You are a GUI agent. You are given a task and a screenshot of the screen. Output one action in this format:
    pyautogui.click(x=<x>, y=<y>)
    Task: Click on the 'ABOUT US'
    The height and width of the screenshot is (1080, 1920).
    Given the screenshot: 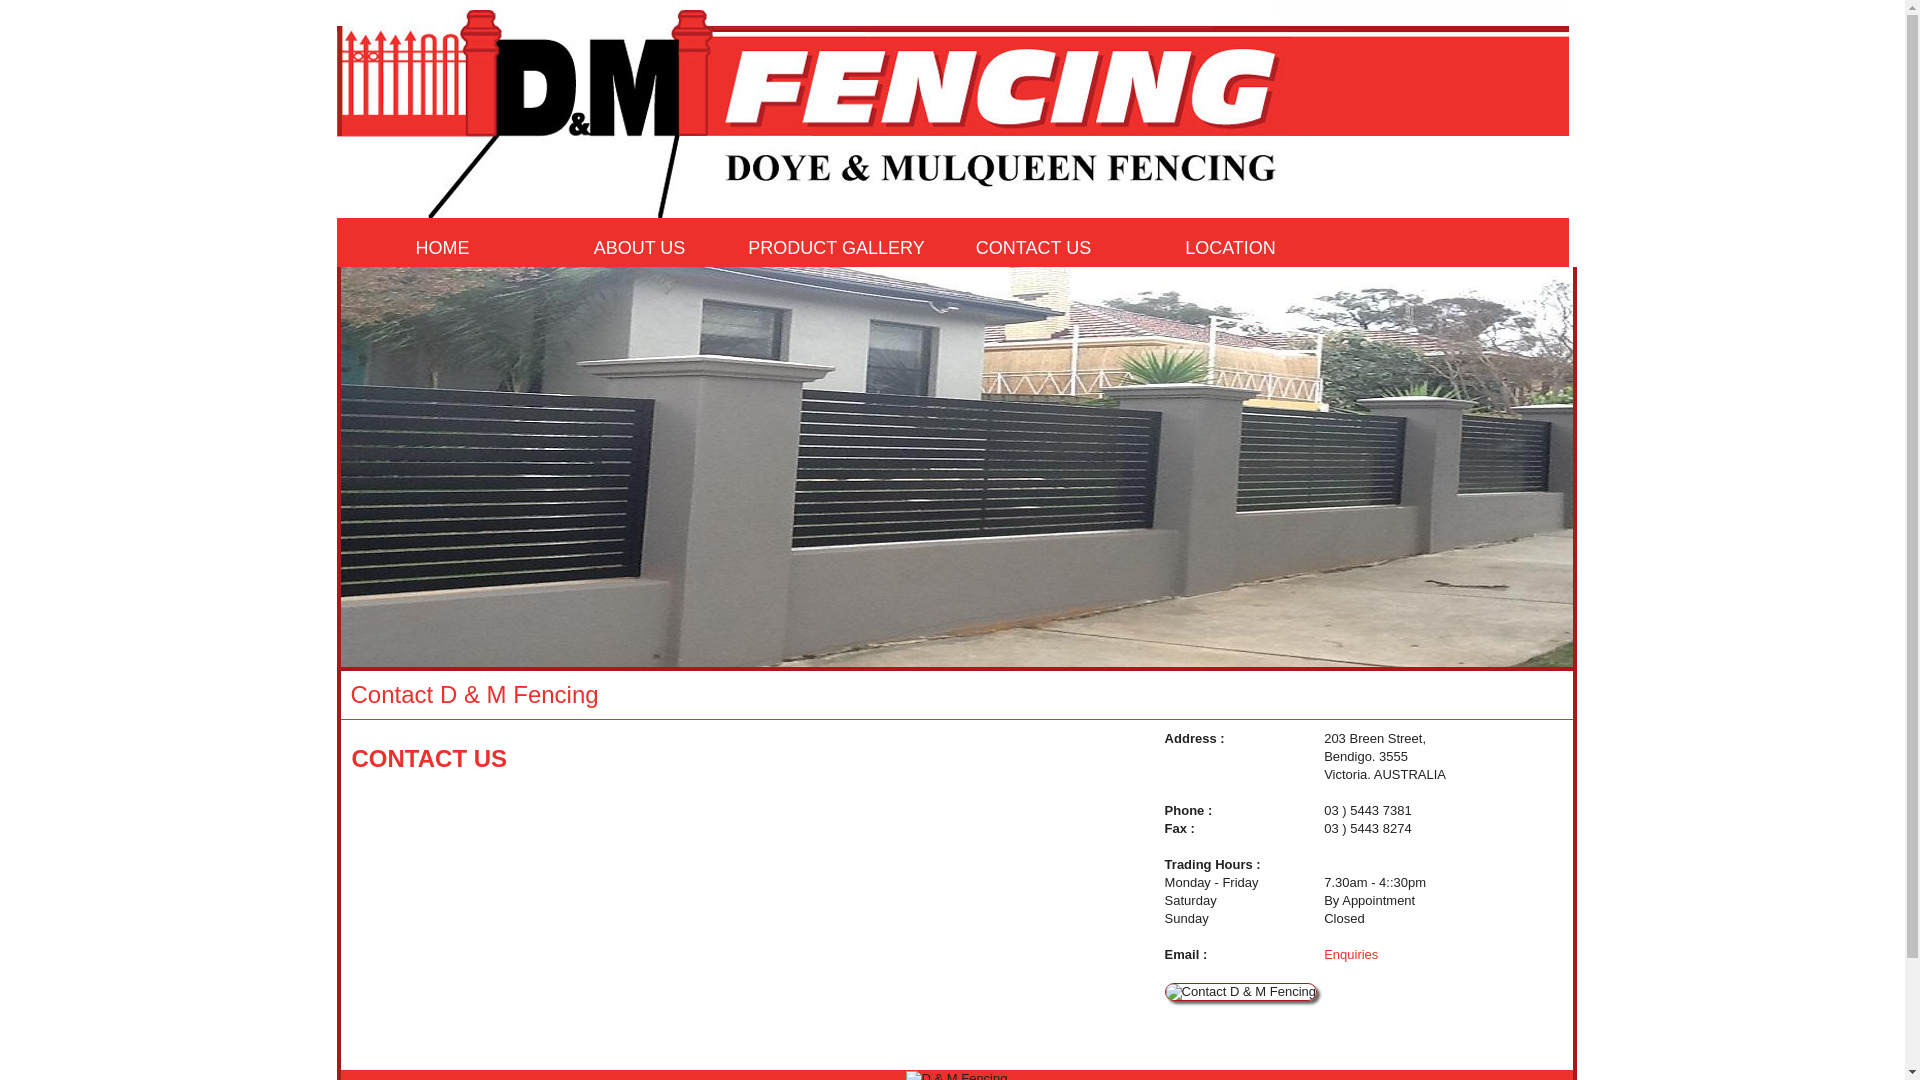 What is the action you would take?
    pyautogui.click(x=543, y=247)
    